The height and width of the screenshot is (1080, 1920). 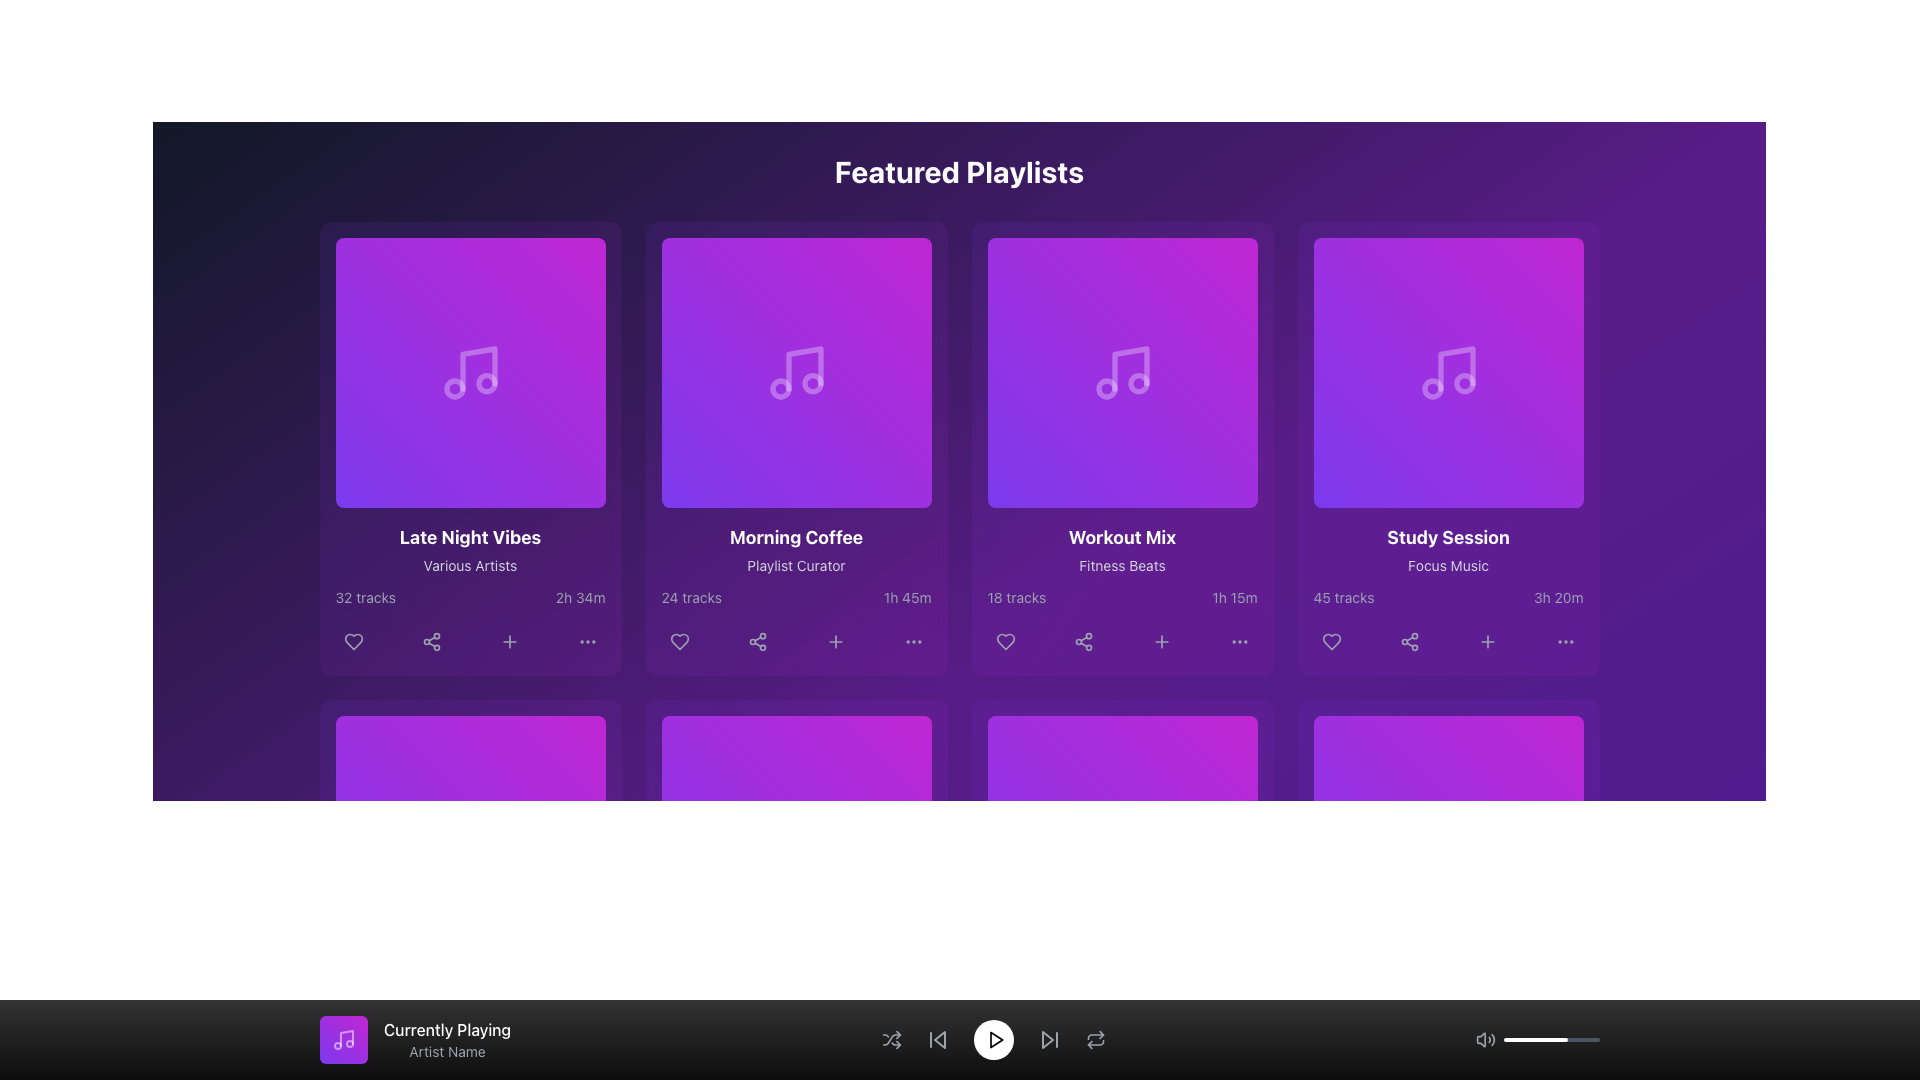 What do you see at coordinates (414, 1039) in the screenshot?
I see `the 'Currently Playing' text and icon display component, which features a purple gradient square icon with a white music note and the text 'Currently Playing' in bold white font` at bounding box center [414, 1039].